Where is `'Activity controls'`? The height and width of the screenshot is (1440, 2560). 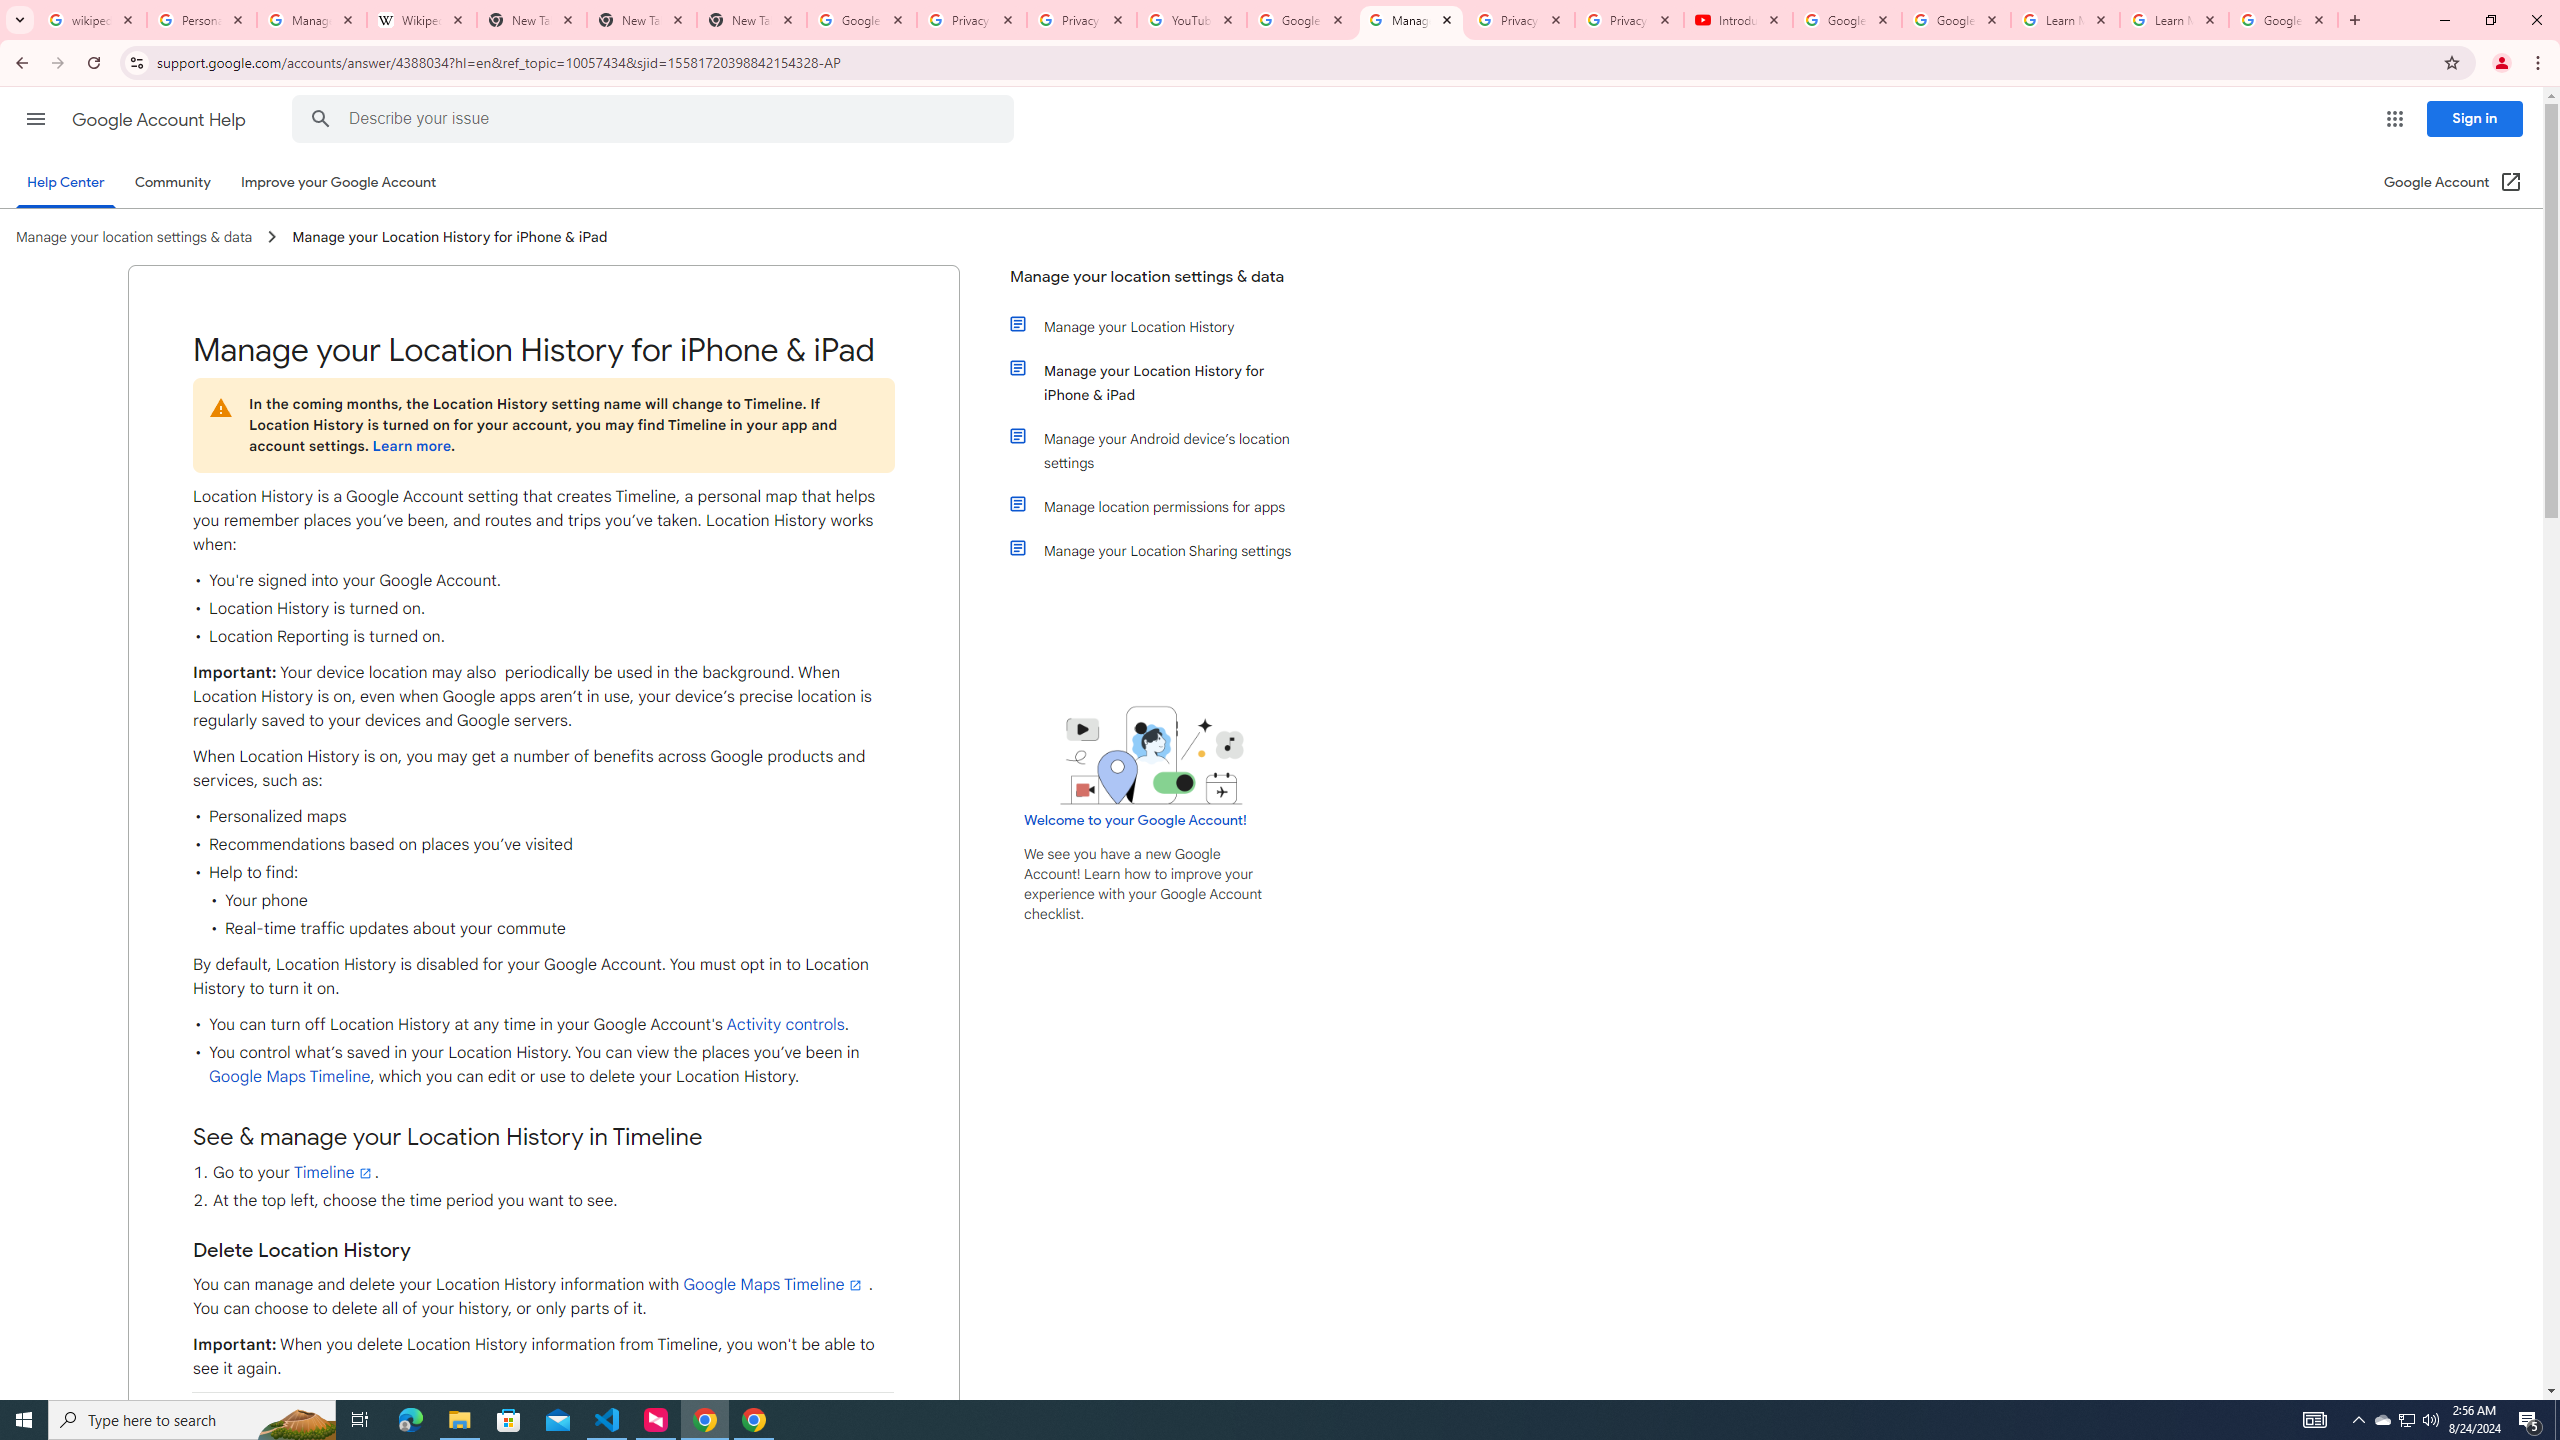
'Activity controls' is located at coordinates (784, 1025).